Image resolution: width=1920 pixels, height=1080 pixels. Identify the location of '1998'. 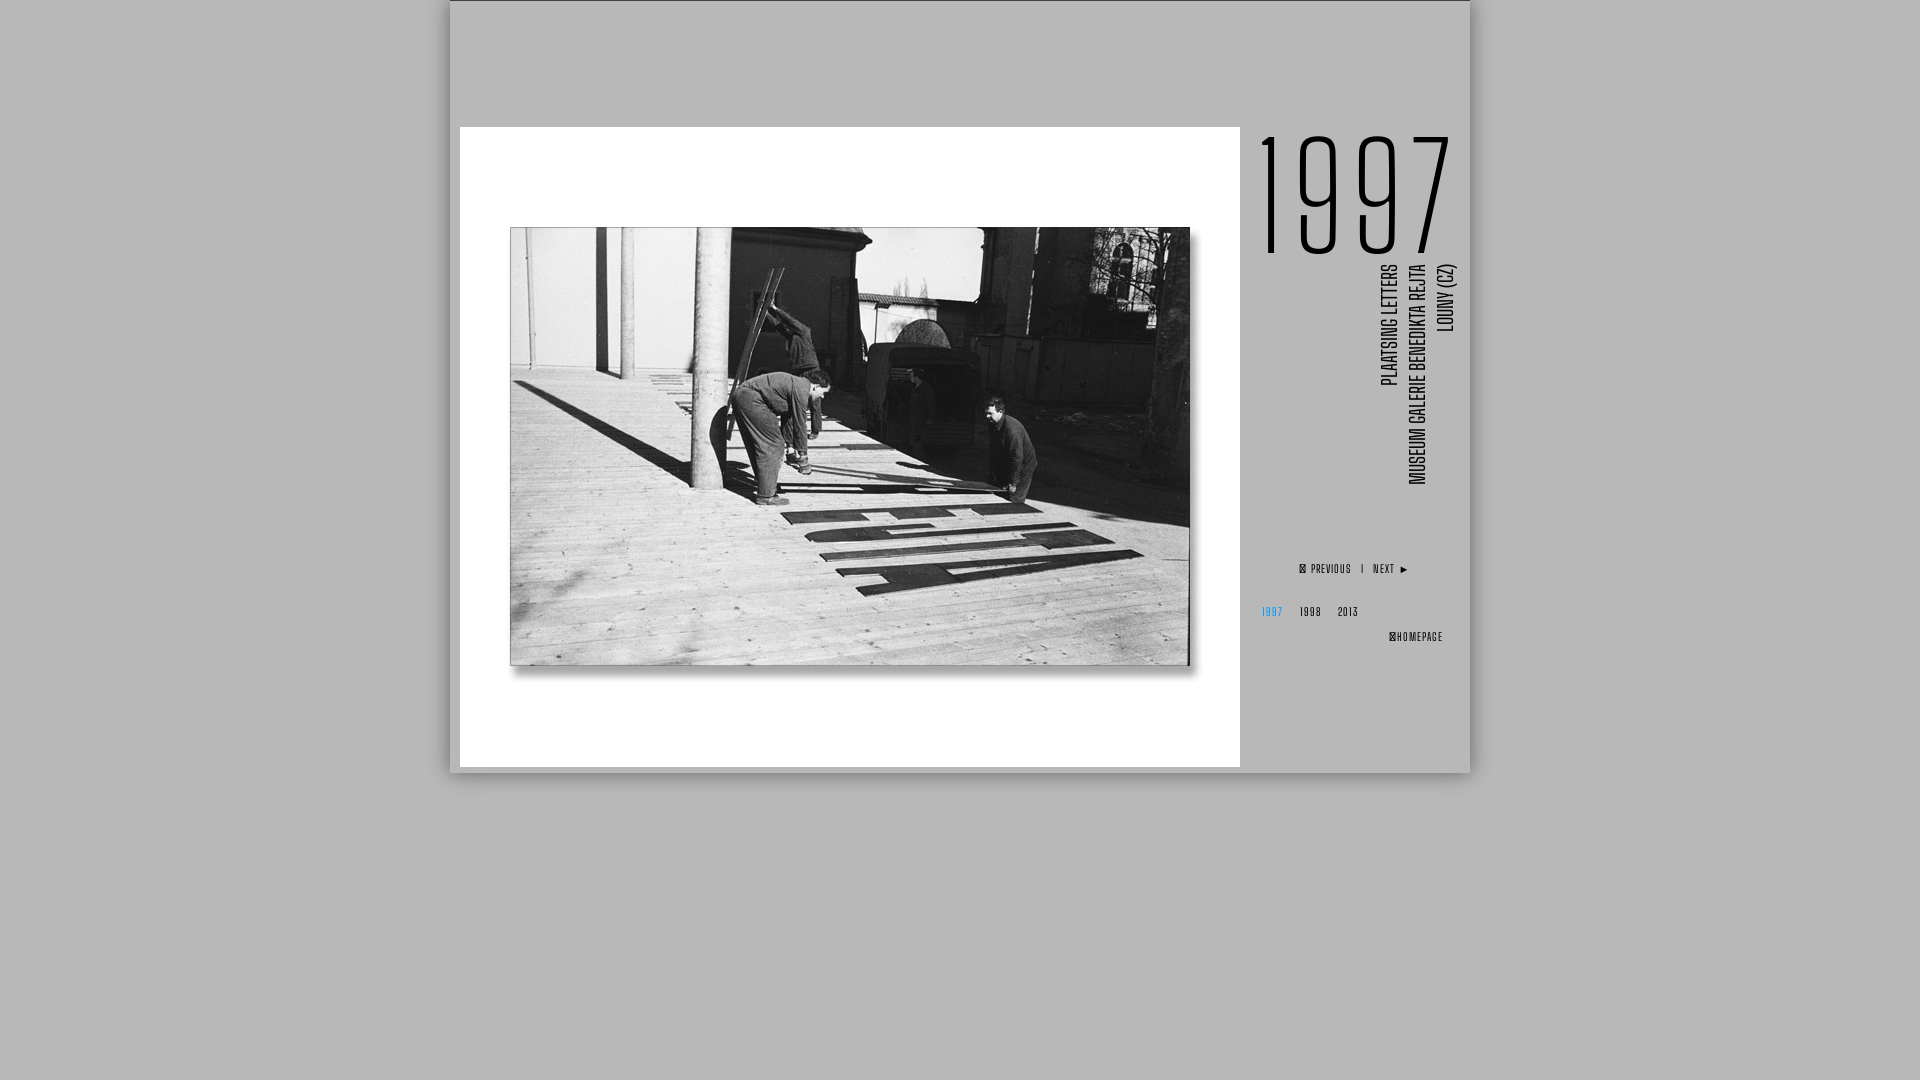
(1310, 610).